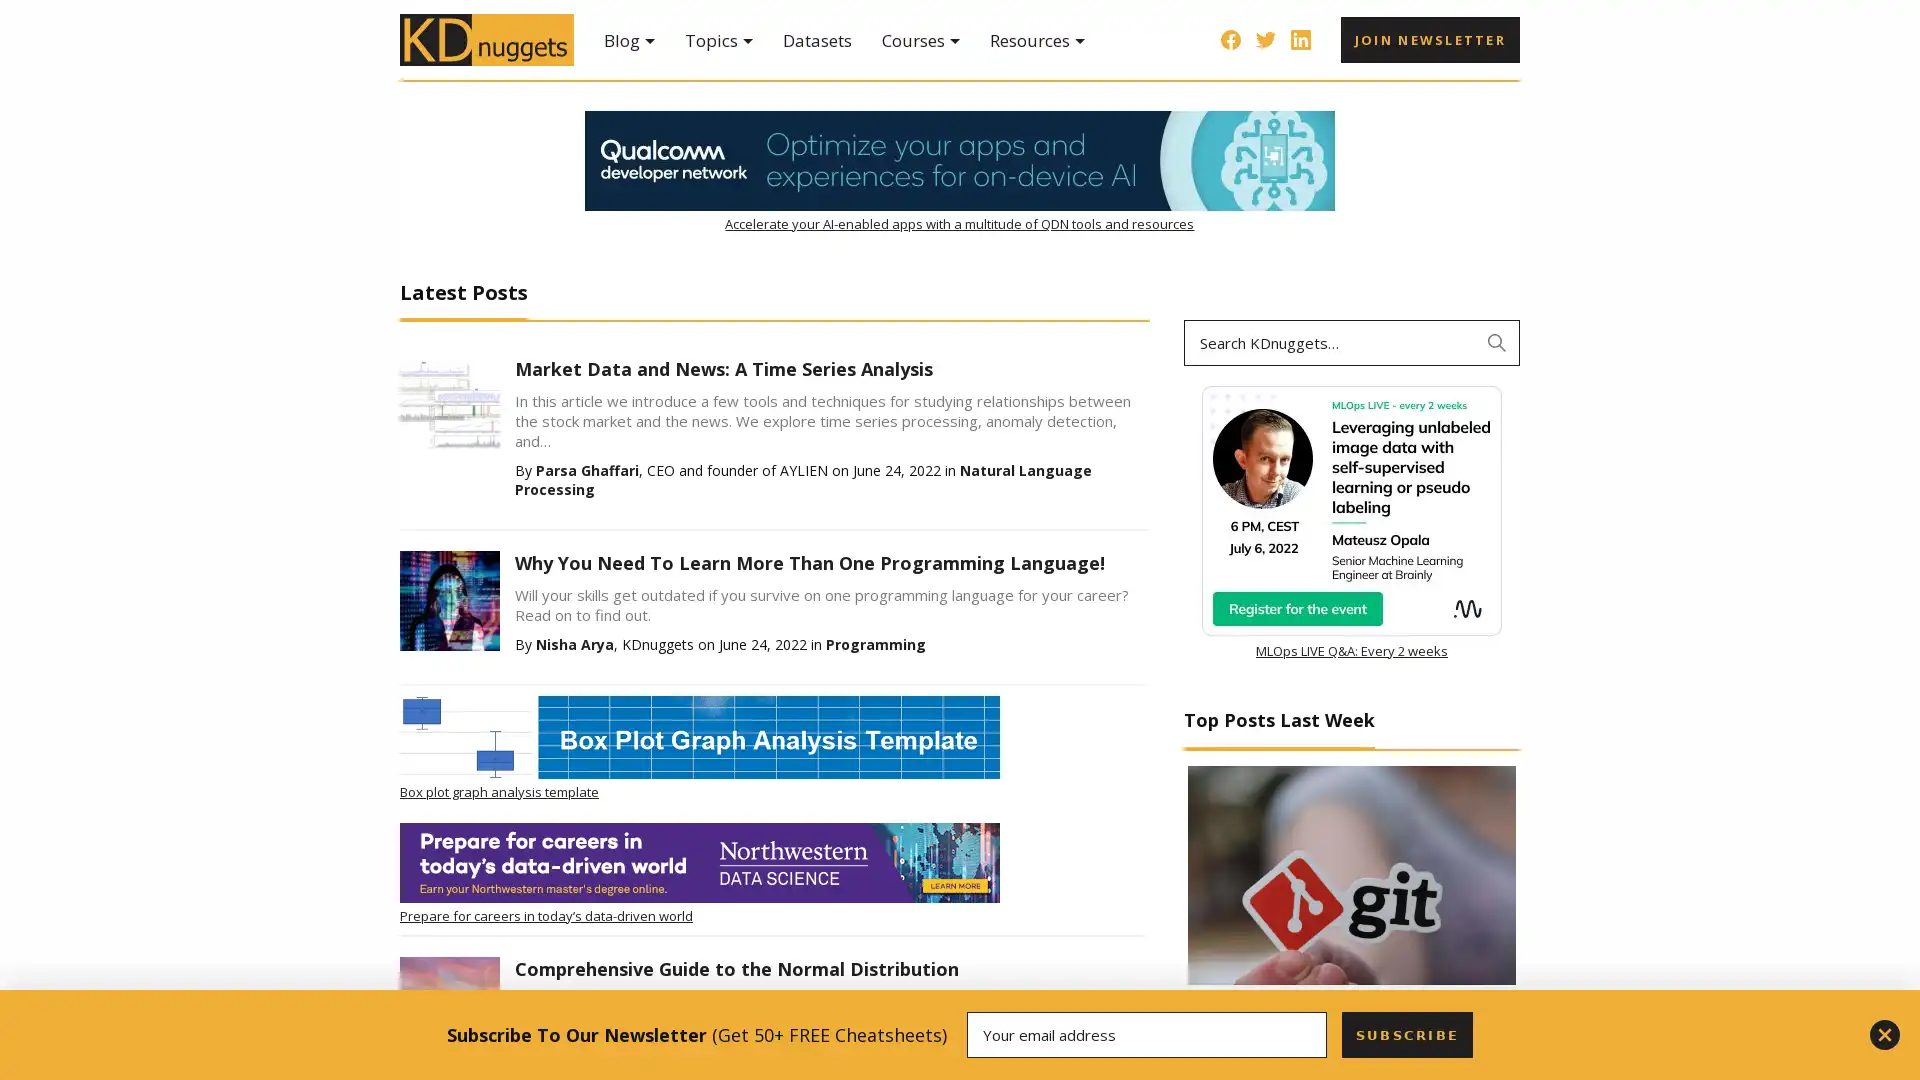  Describe the element at coordinates (1405, 1034) in the screenshot. I see `Subscribe` at that location.